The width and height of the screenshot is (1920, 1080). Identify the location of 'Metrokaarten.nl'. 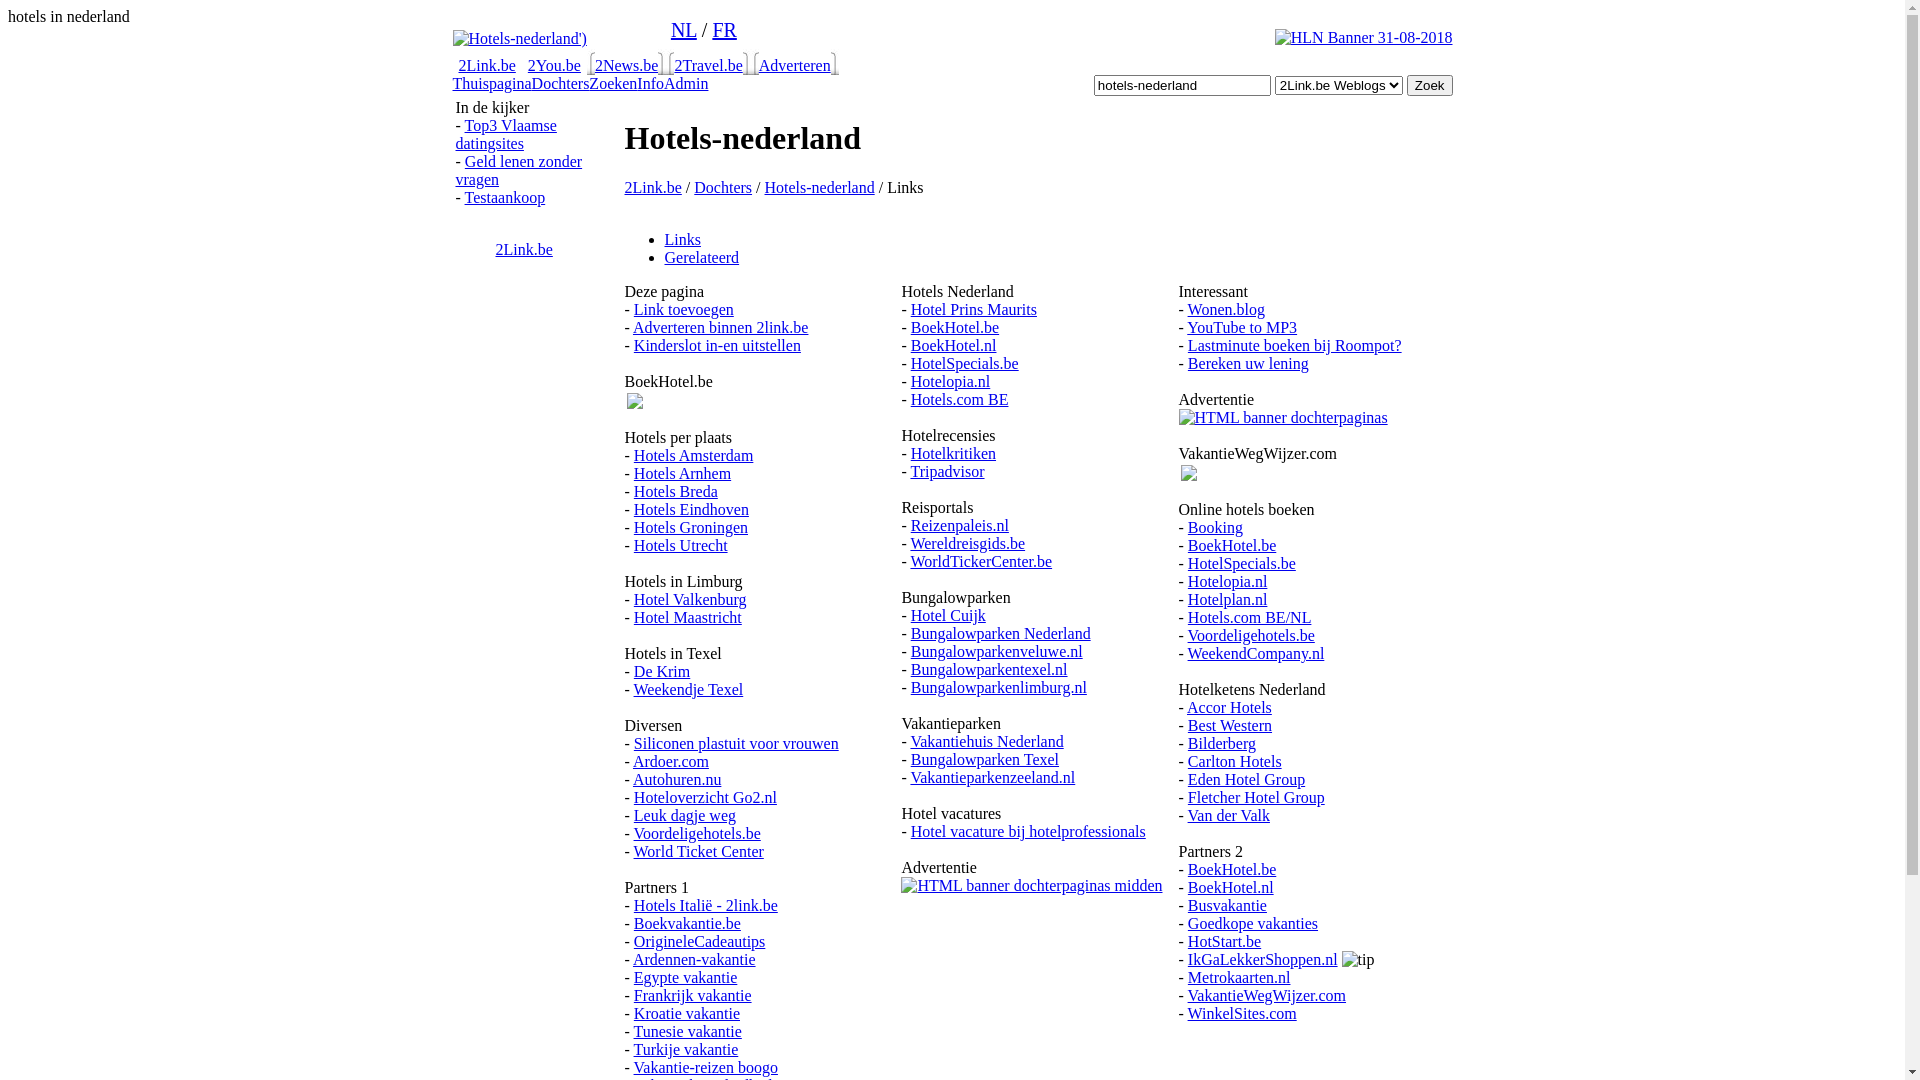
(1238, 976).